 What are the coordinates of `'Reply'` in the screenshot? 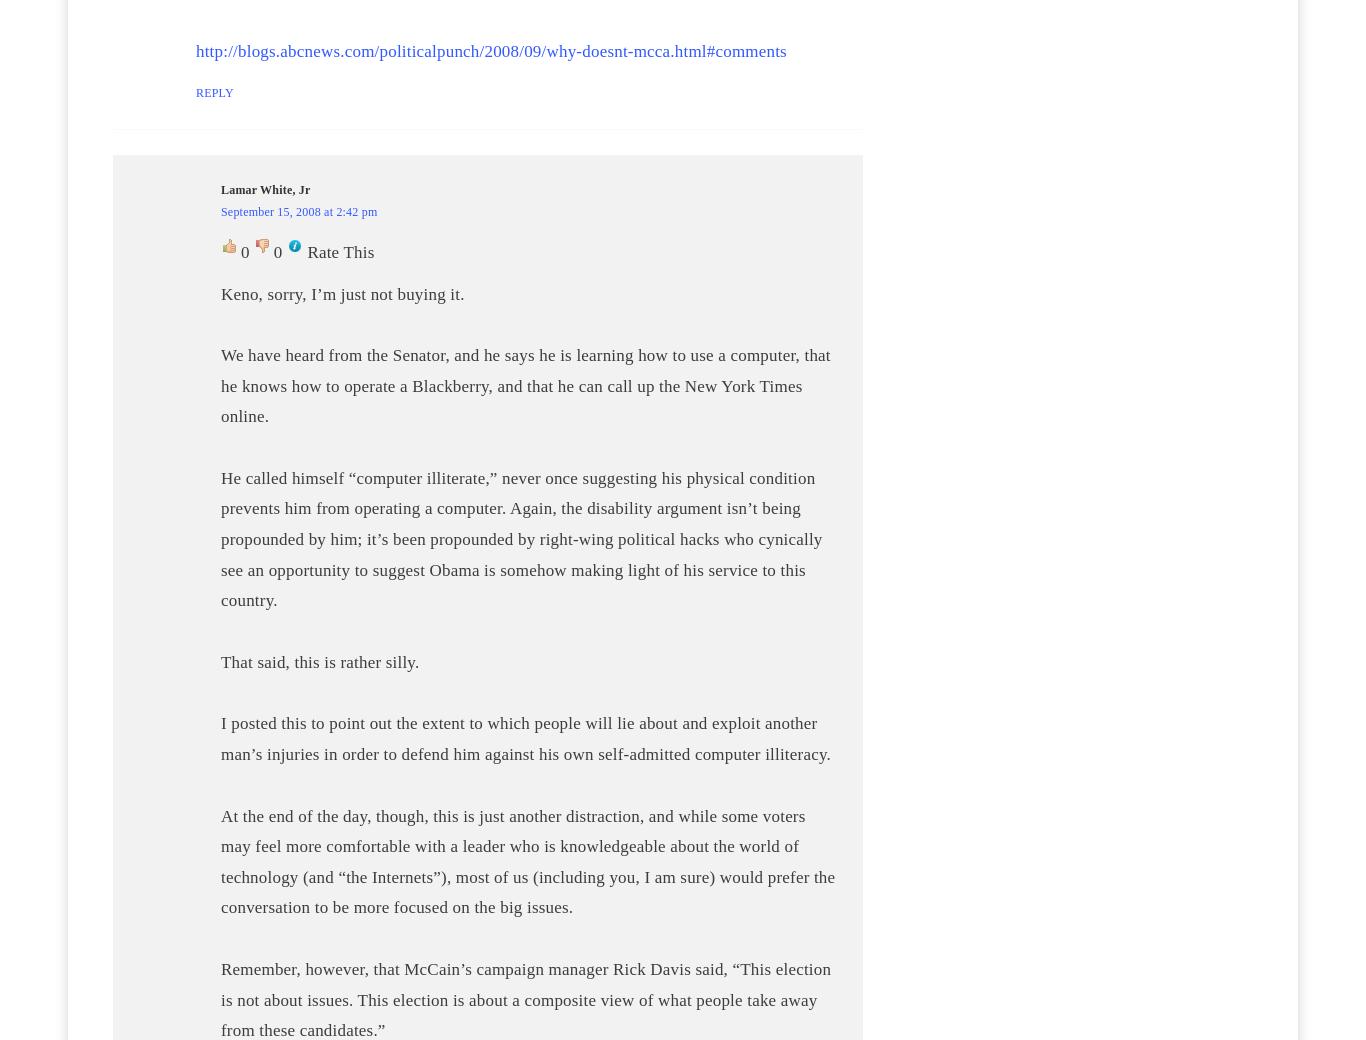 It's located at (213, 91).